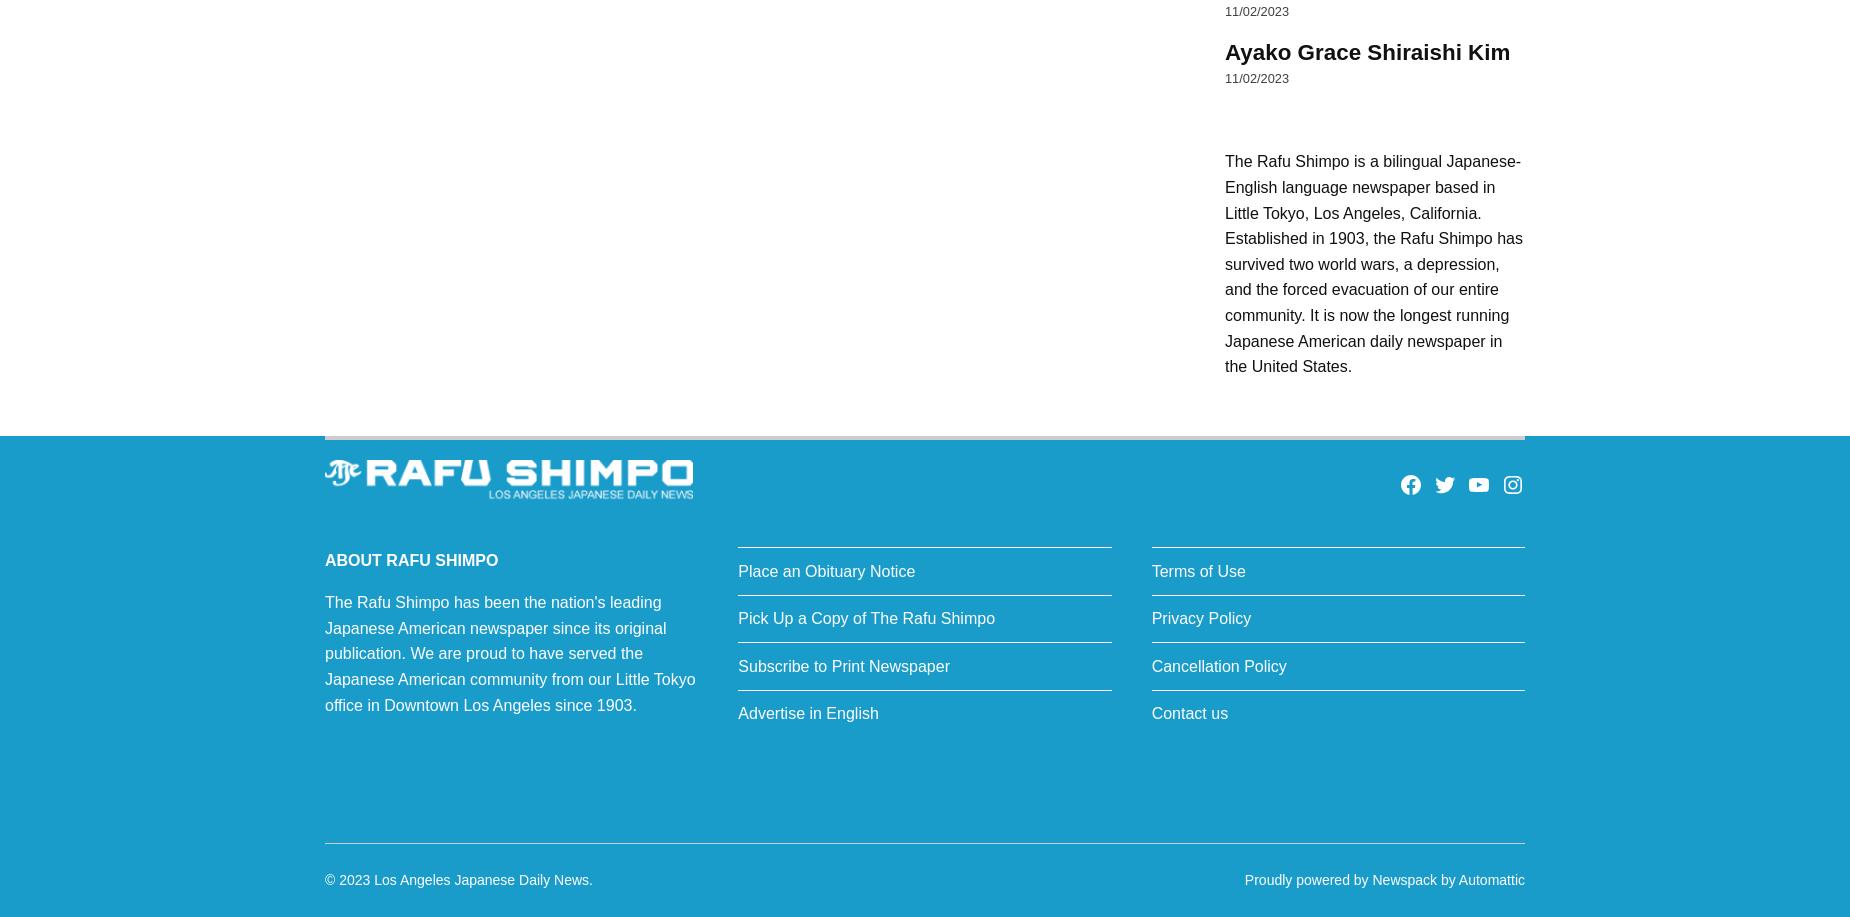 The width and height of the screenshot is (1850, 917). I want to click on 'Place an Obituary Notice', so click(826, 570).